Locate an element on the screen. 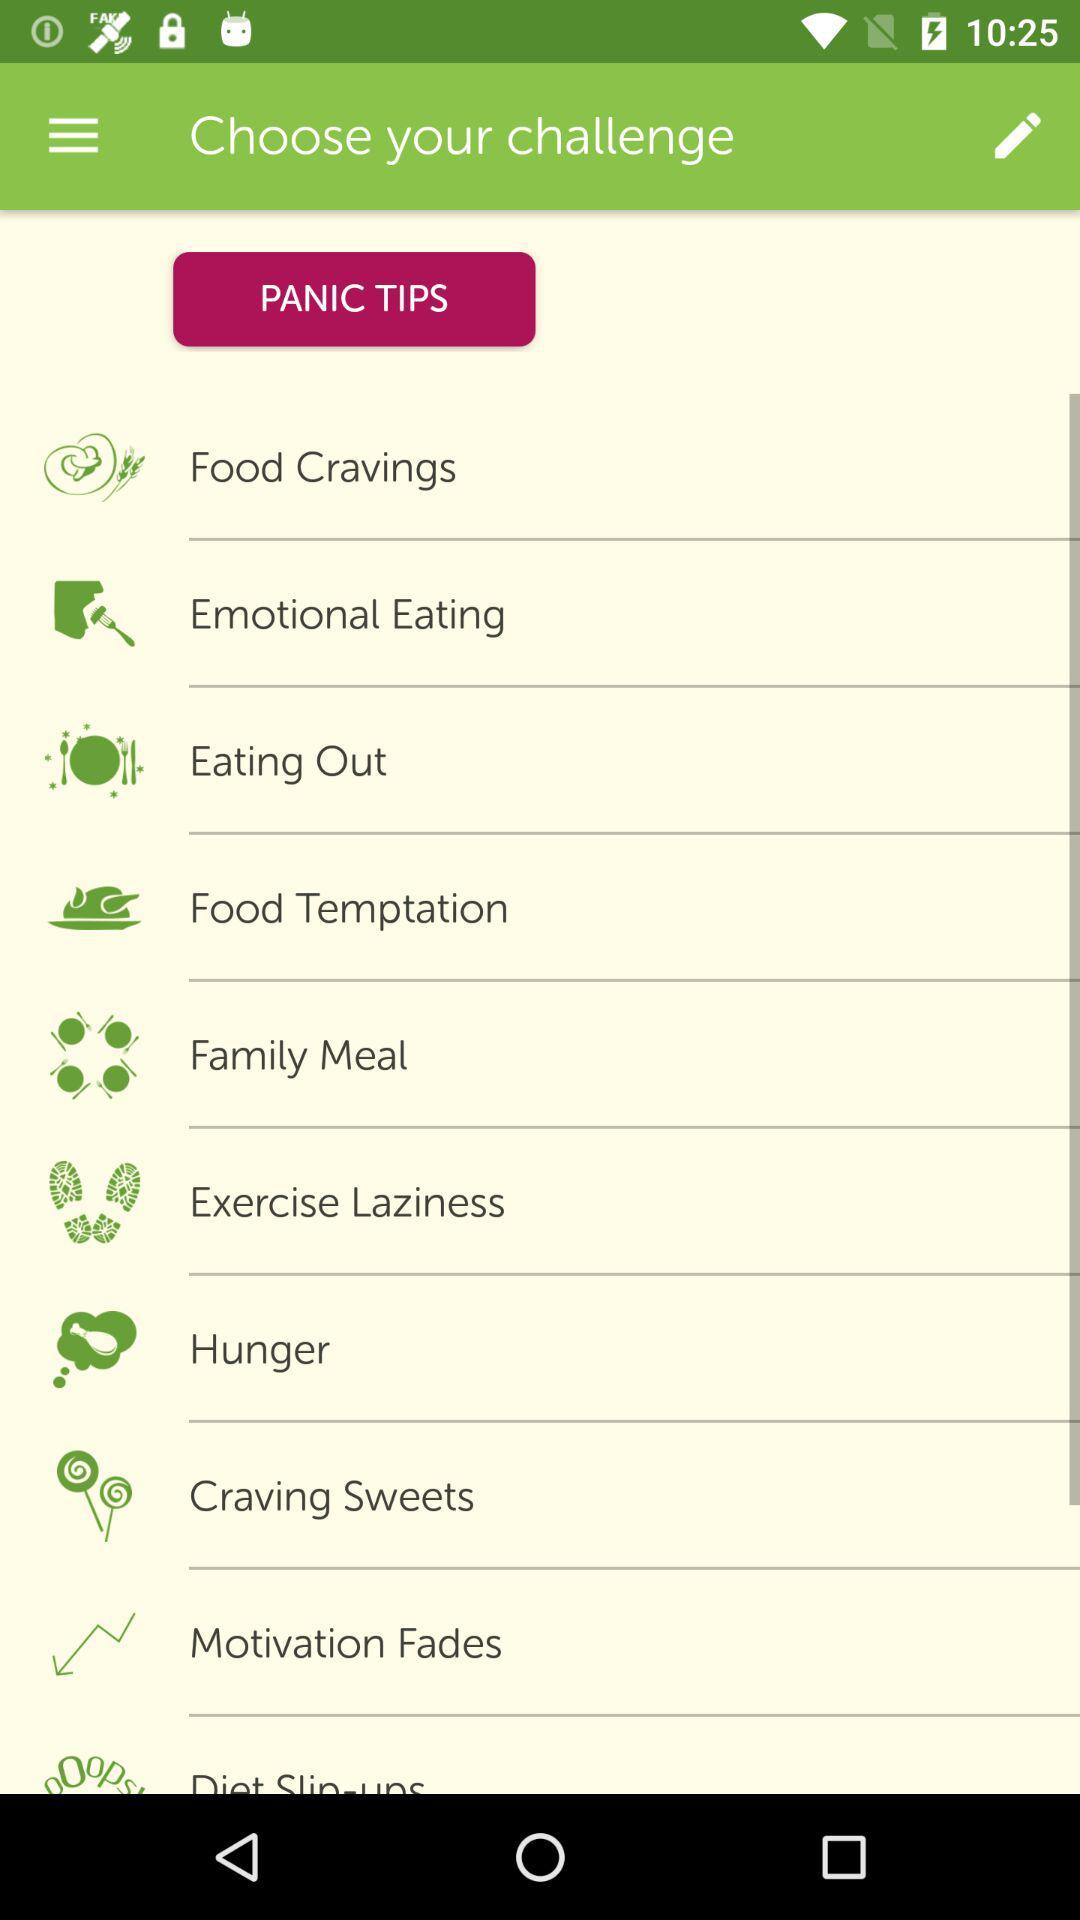  icon above the food cravings is located at coordinates (353, 298).